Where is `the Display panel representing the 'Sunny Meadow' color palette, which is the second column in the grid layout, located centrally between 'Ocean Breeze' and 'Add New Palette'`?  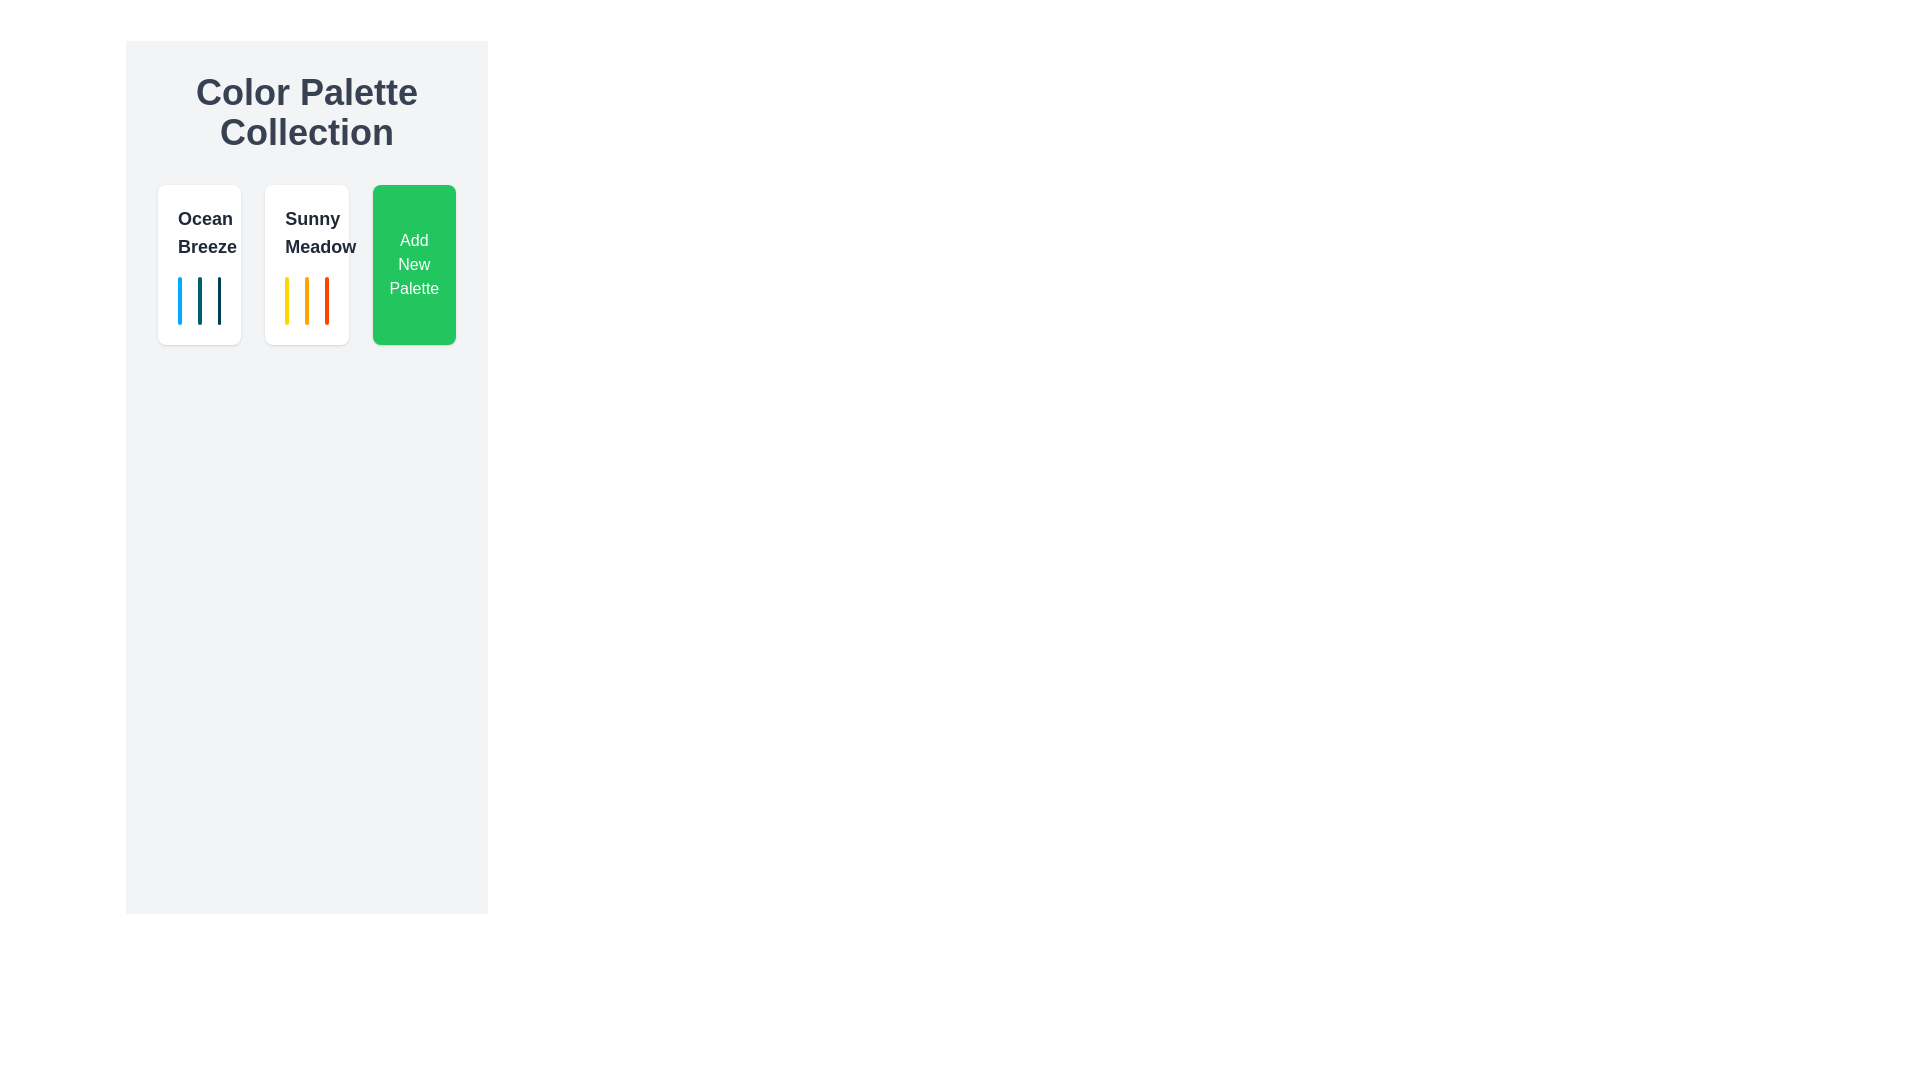
the Display panel representing the 'Sunny Meadow' color palette, which is the second column in the grid layout, located centrally between 'Ocean Breeze' and 'Add New Palette' is located at coordinates (306, 264).